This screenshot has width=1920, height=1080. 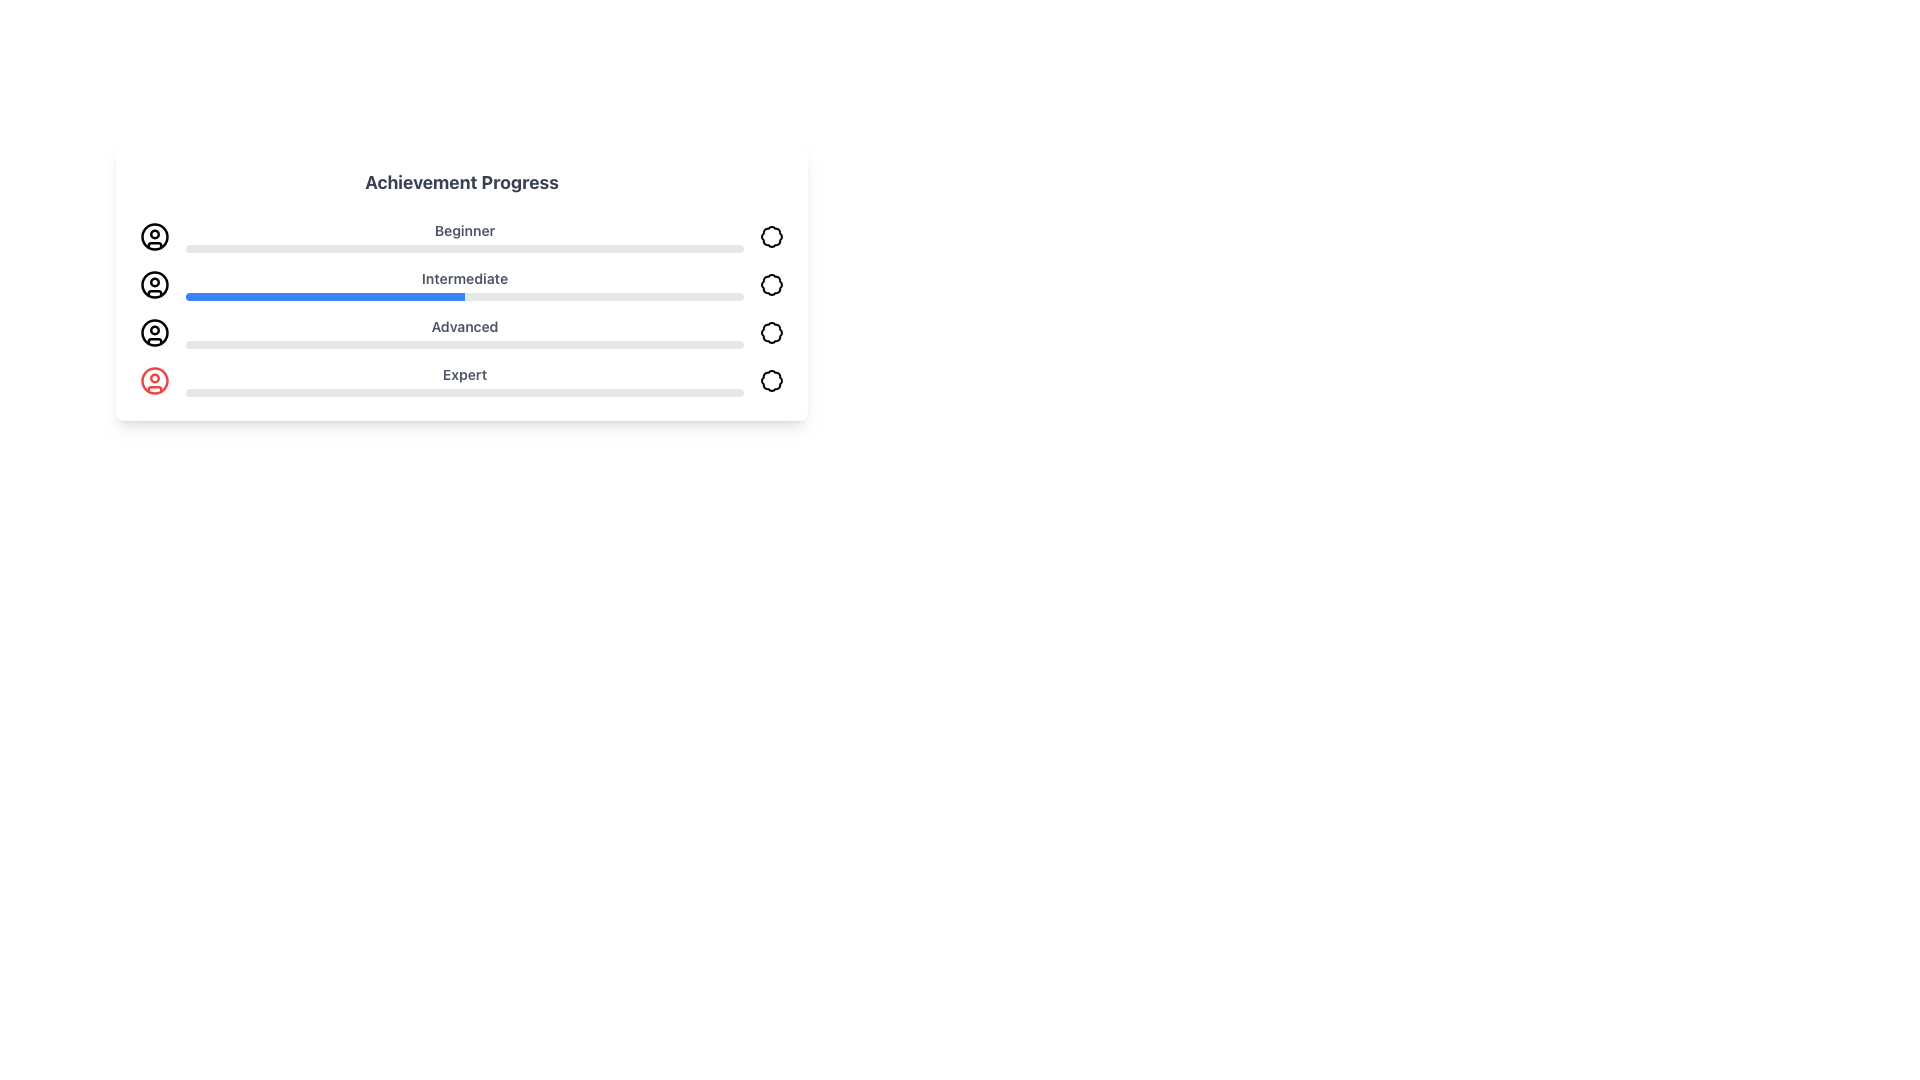 What do you see at coordinates (771, 381) in the screenshot?
I see `the Decorative Icon related to the 'Expert' row in the Achievement Progress interface, which is a scalloped edged icon positioned at the bottom right corner` at bounding box center [771, 381].